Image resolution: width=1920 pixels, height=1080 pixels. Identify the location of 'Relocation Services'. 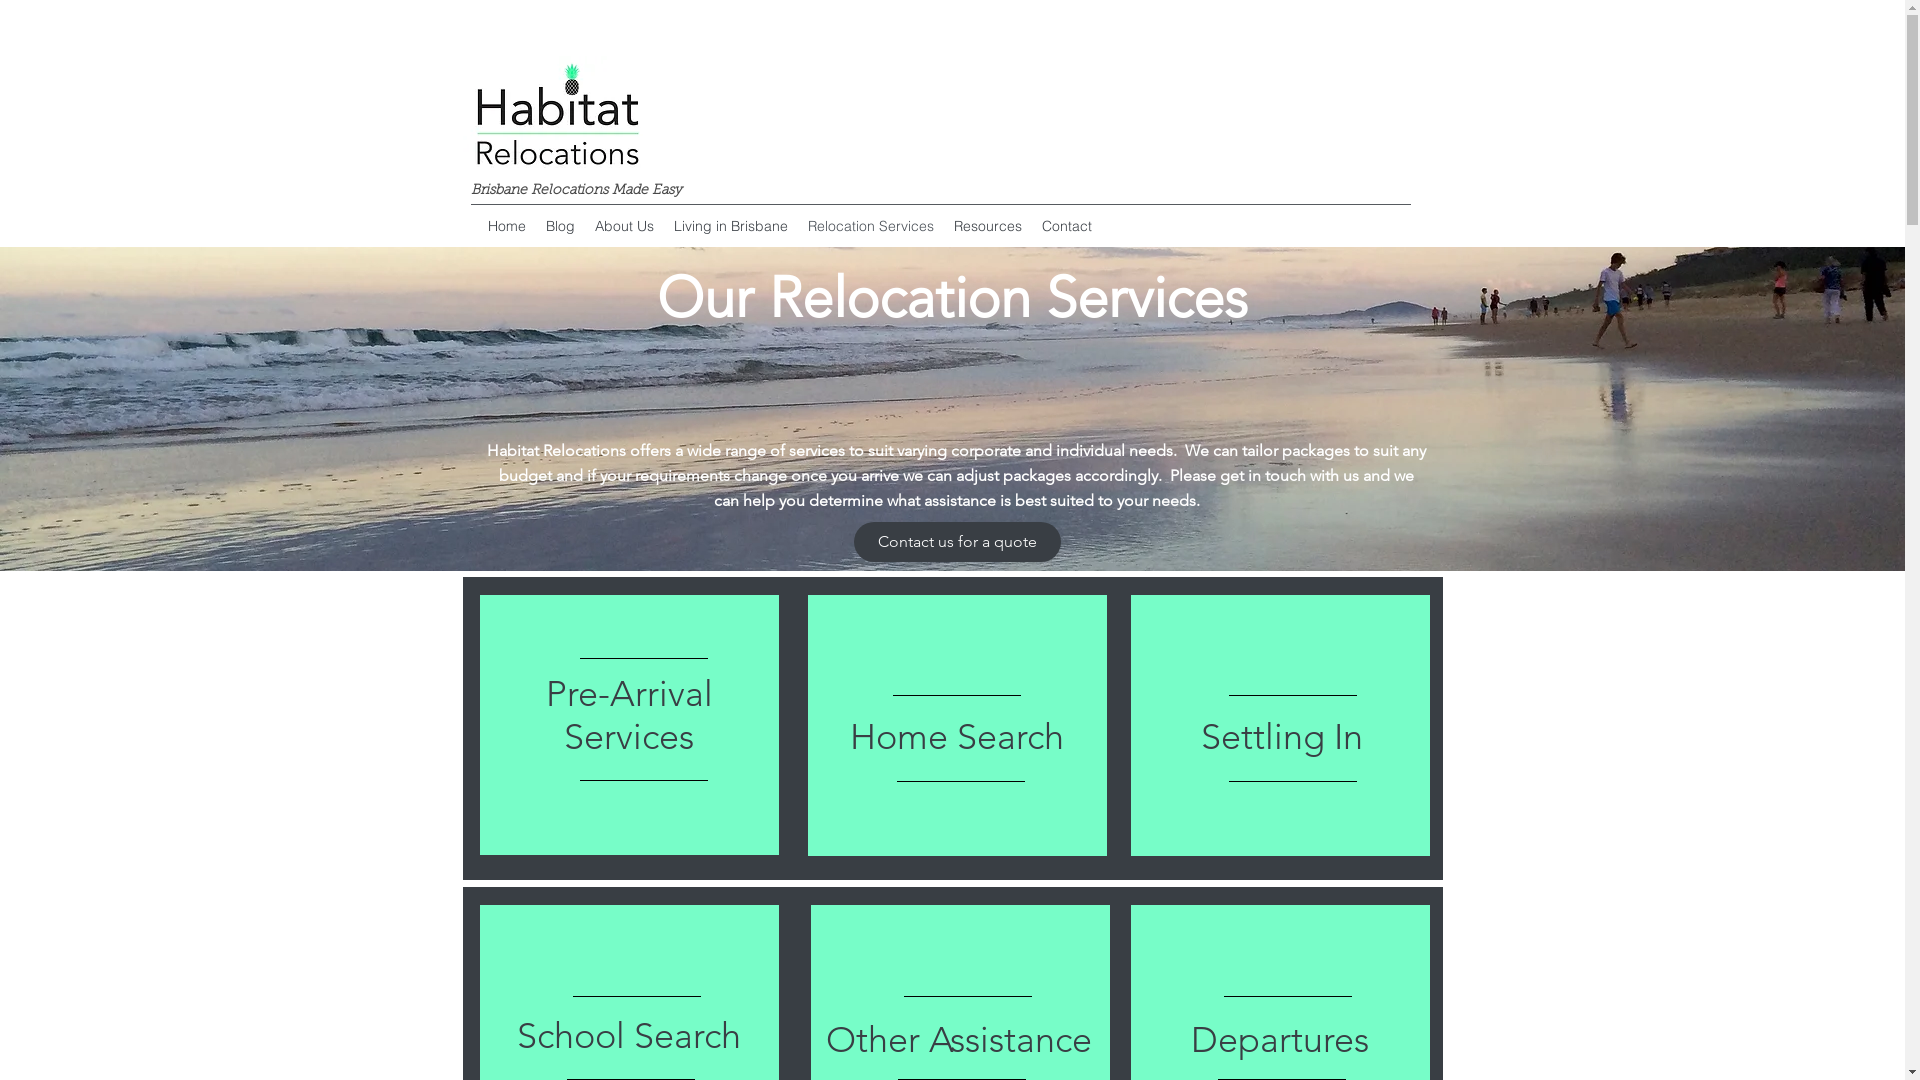
(796, 225).